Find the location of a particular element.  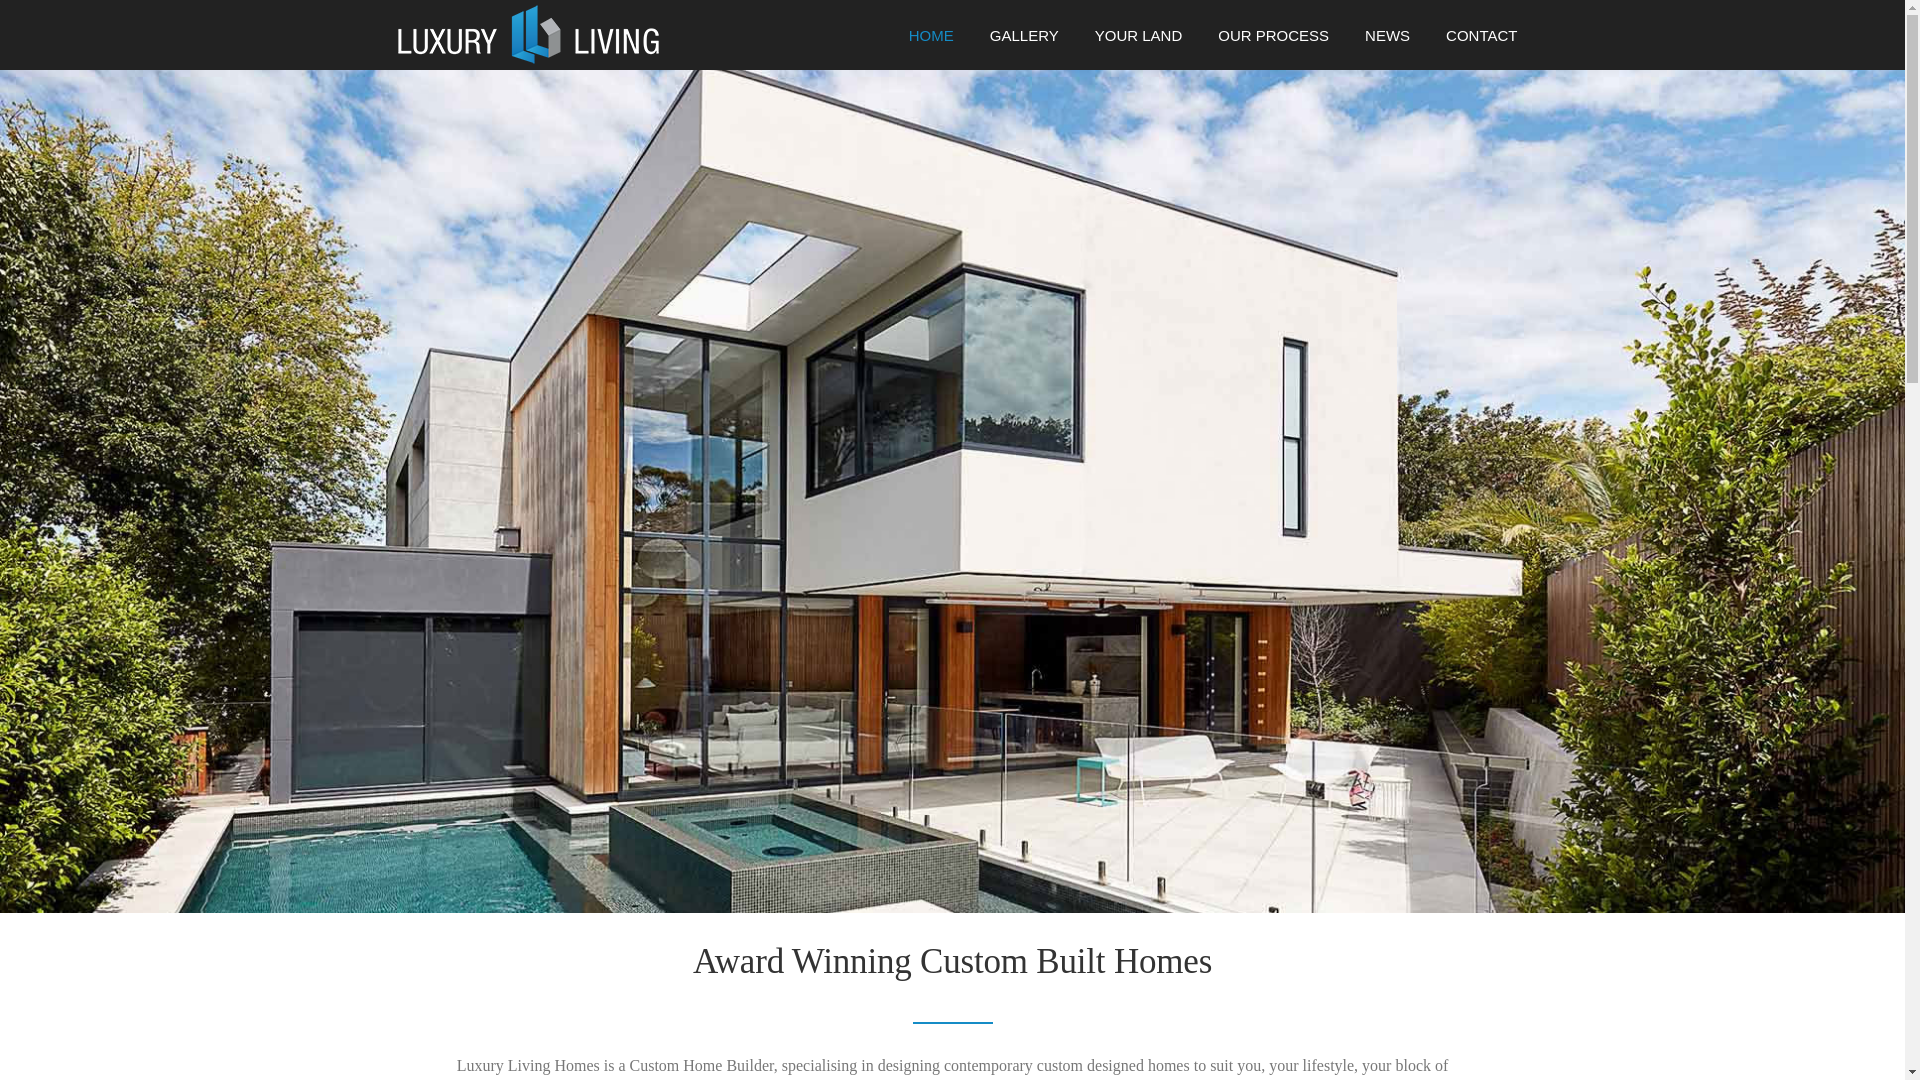

'NEWS' is located at coordinates (1386, 43).